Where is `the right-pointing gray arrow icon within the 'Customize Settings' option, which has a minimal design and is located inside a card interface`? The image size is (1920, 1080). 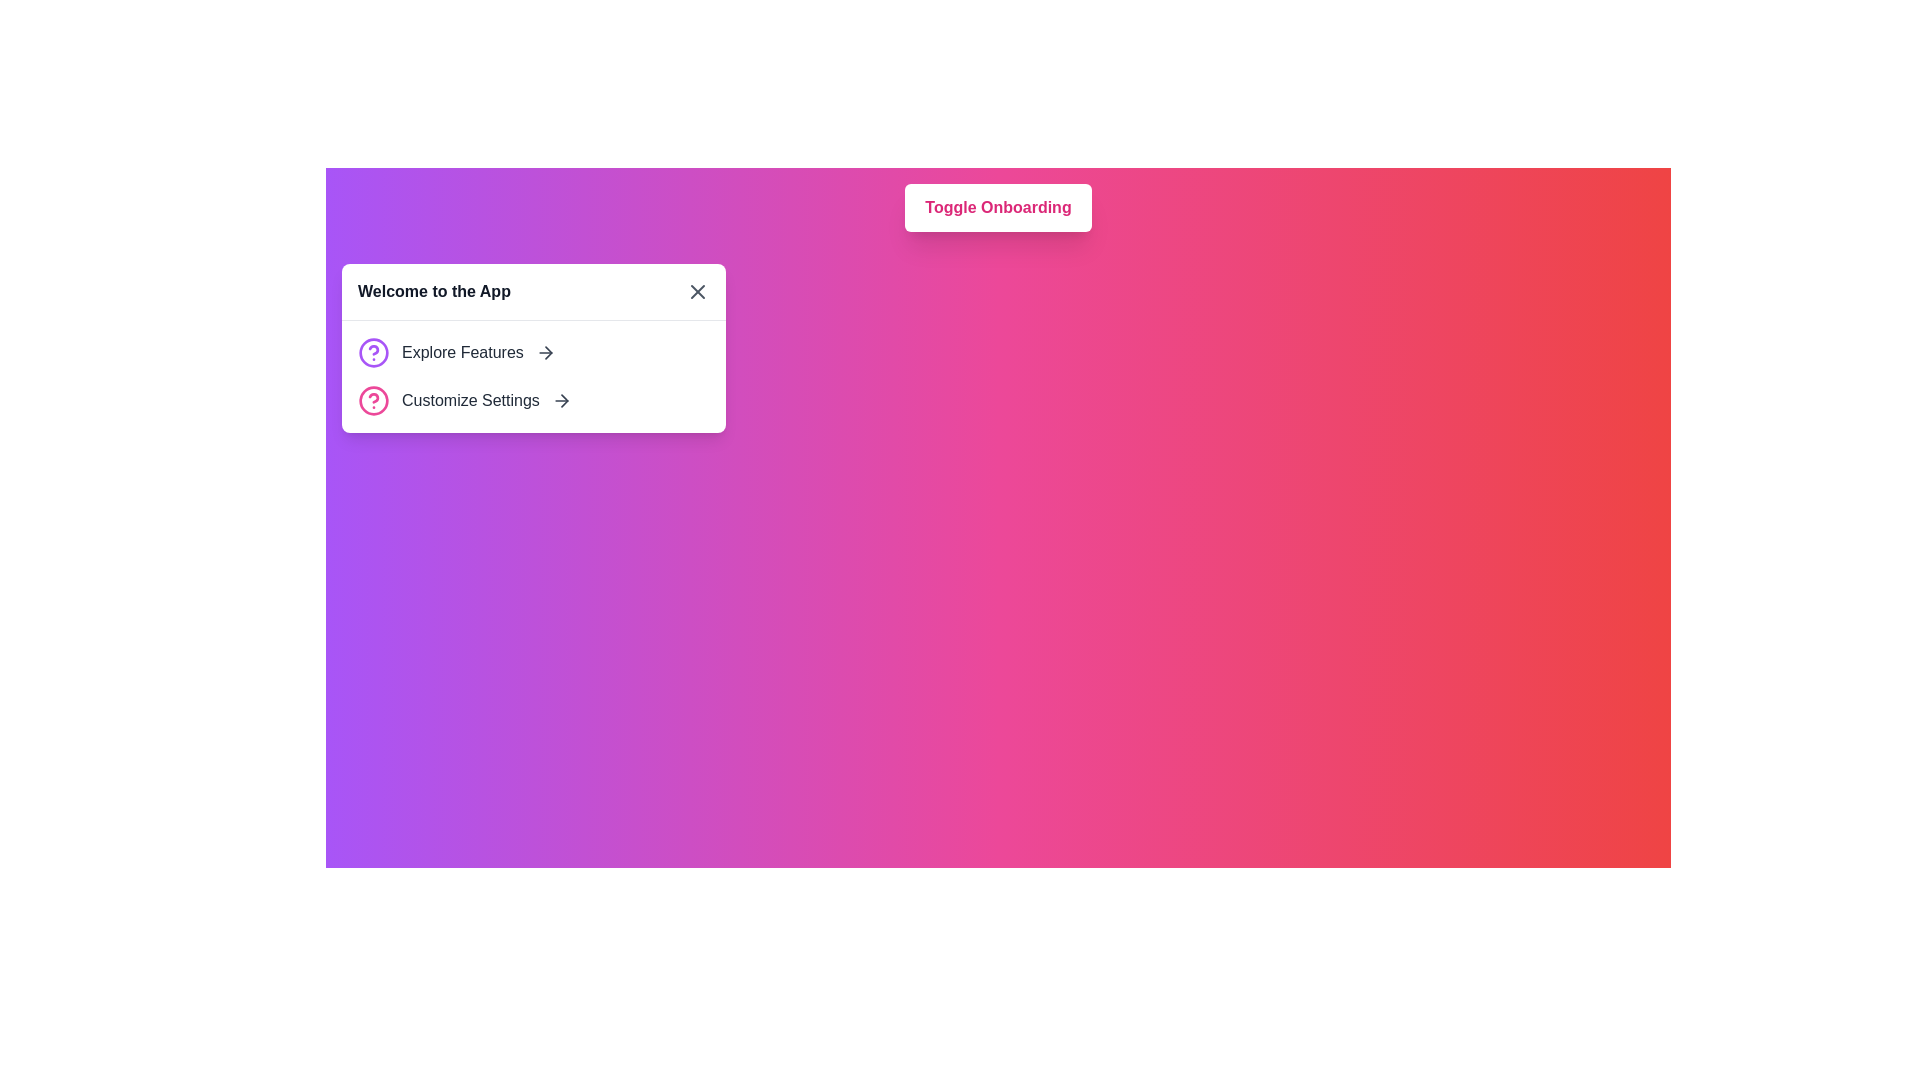
the right-pointing gray arrow icon within the 'Customize Settings' option, which has a minimal design and is located inside a card interface is located at coordinates (560, 401).